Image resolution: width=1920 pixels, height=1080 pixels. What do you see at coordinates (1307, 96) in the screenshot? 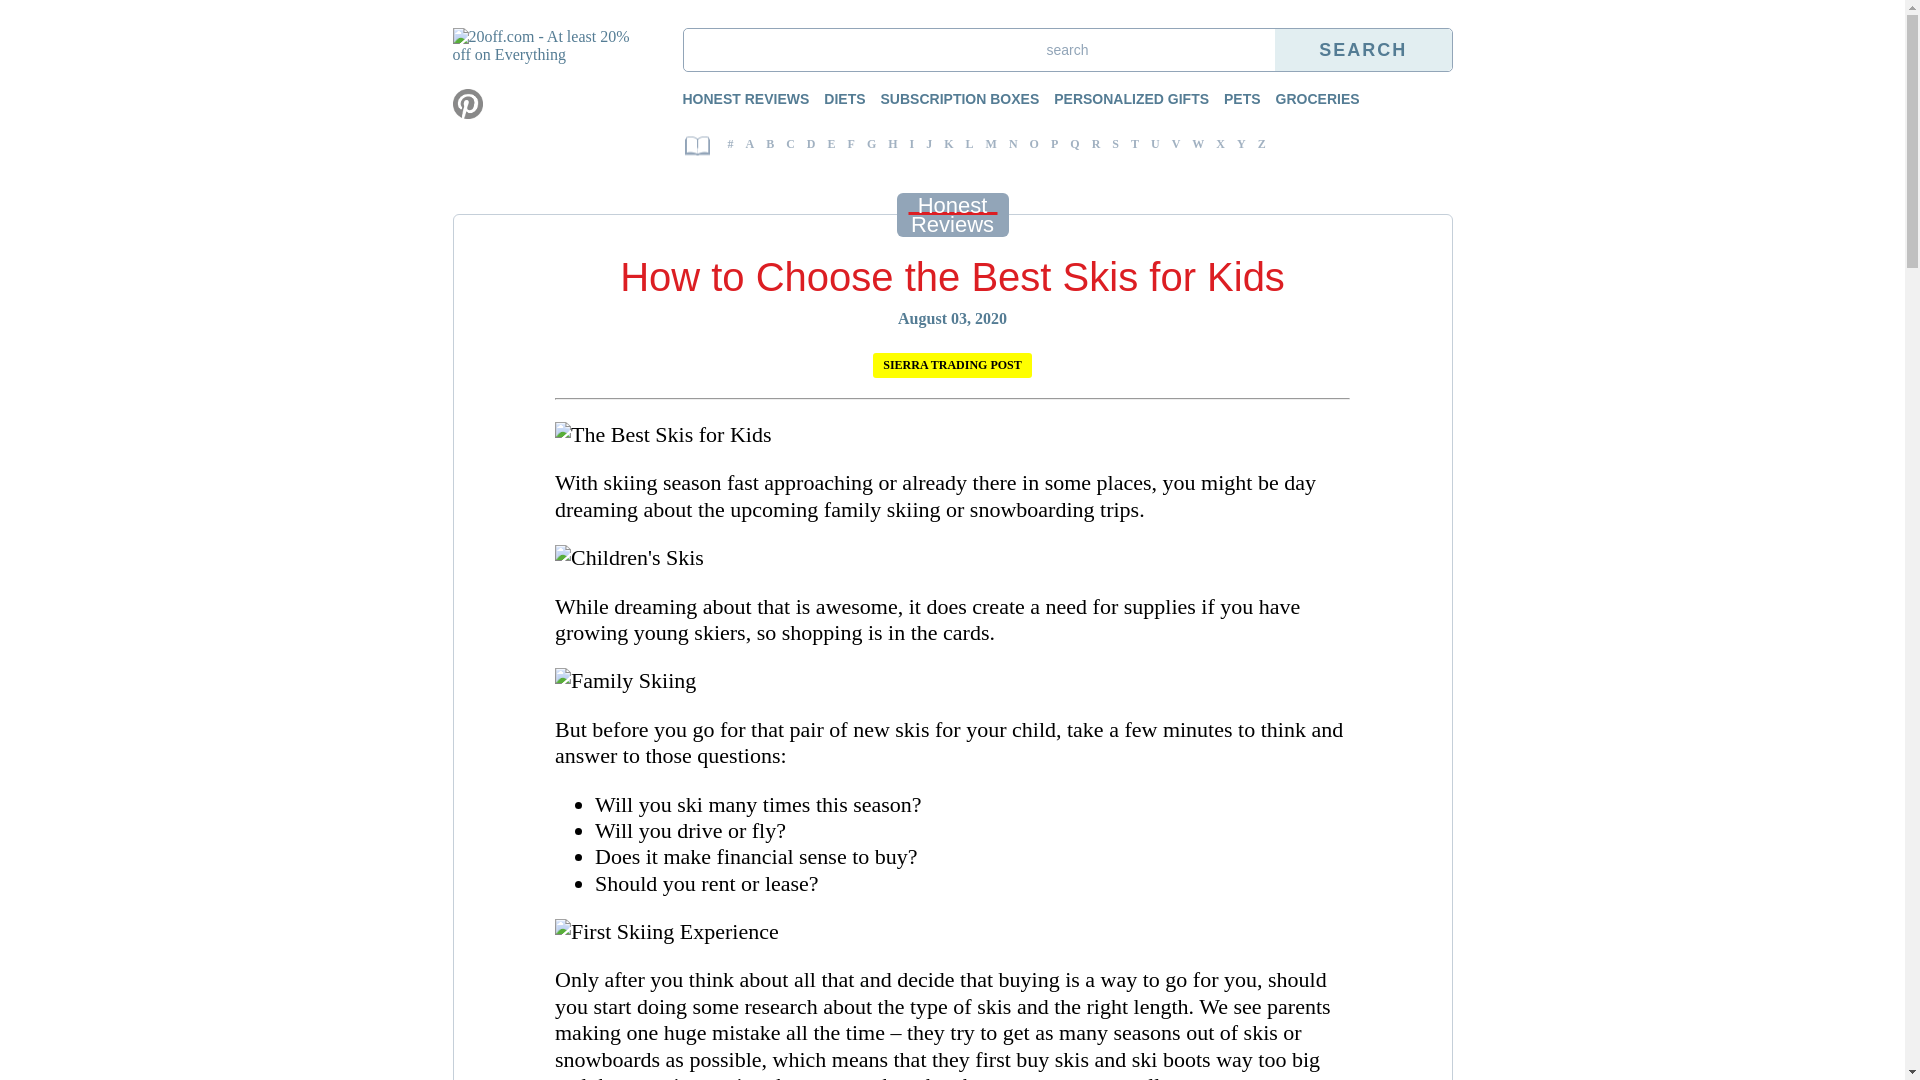
I see `'GROCERIES'` at bounding box center [1307, 96].